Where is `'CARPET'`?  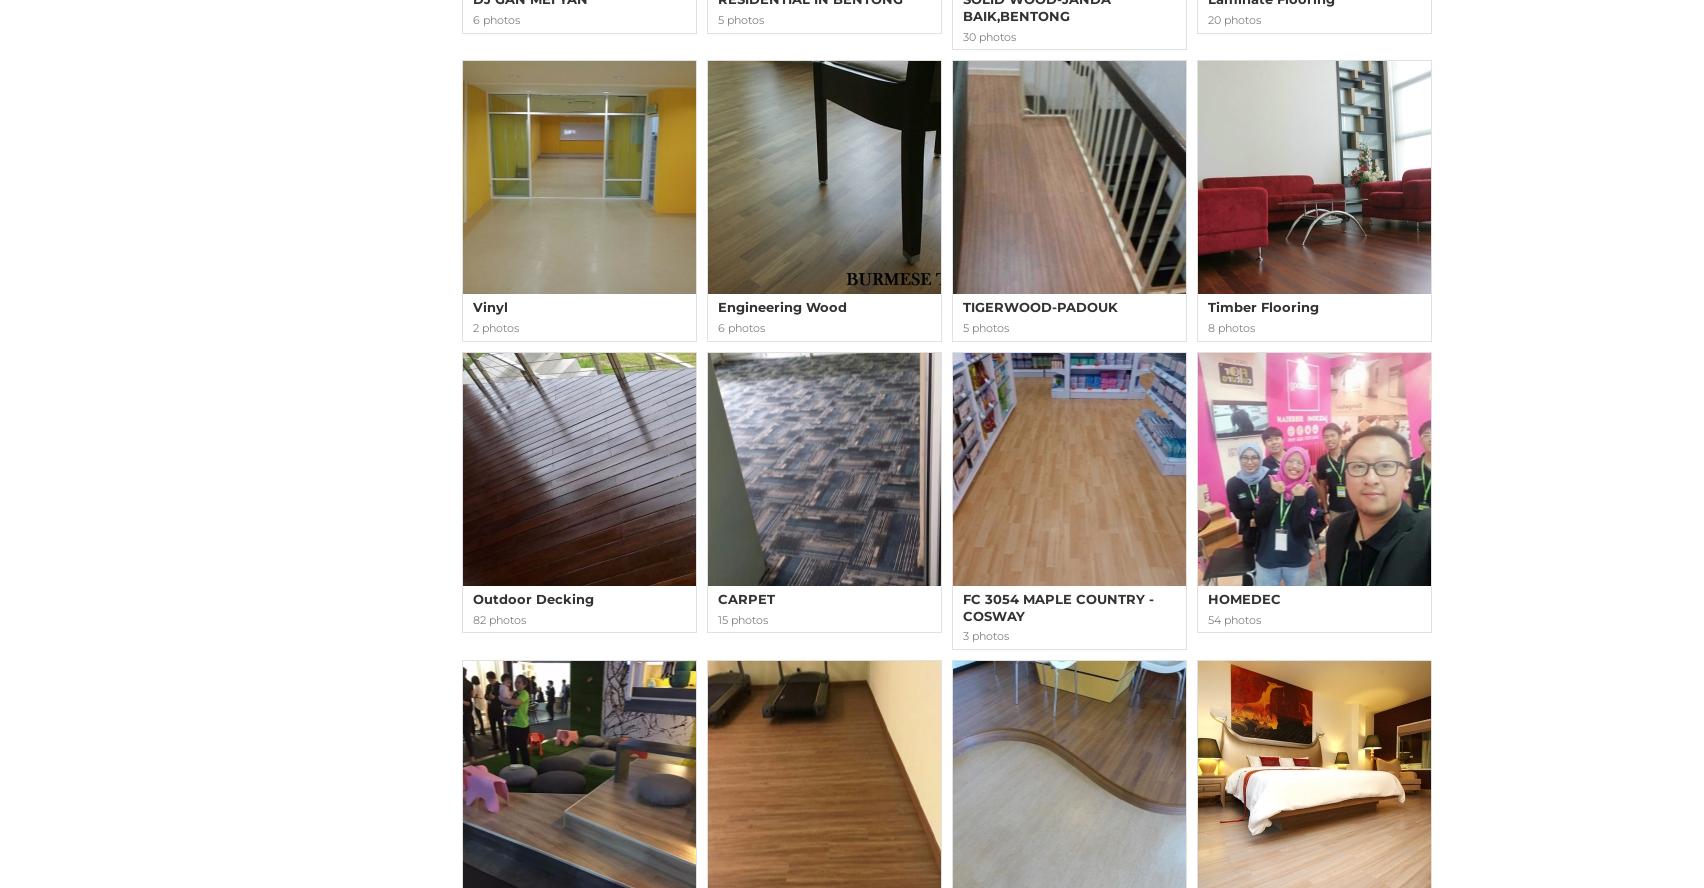
'CARPET' is located at coordinates (745, 597).